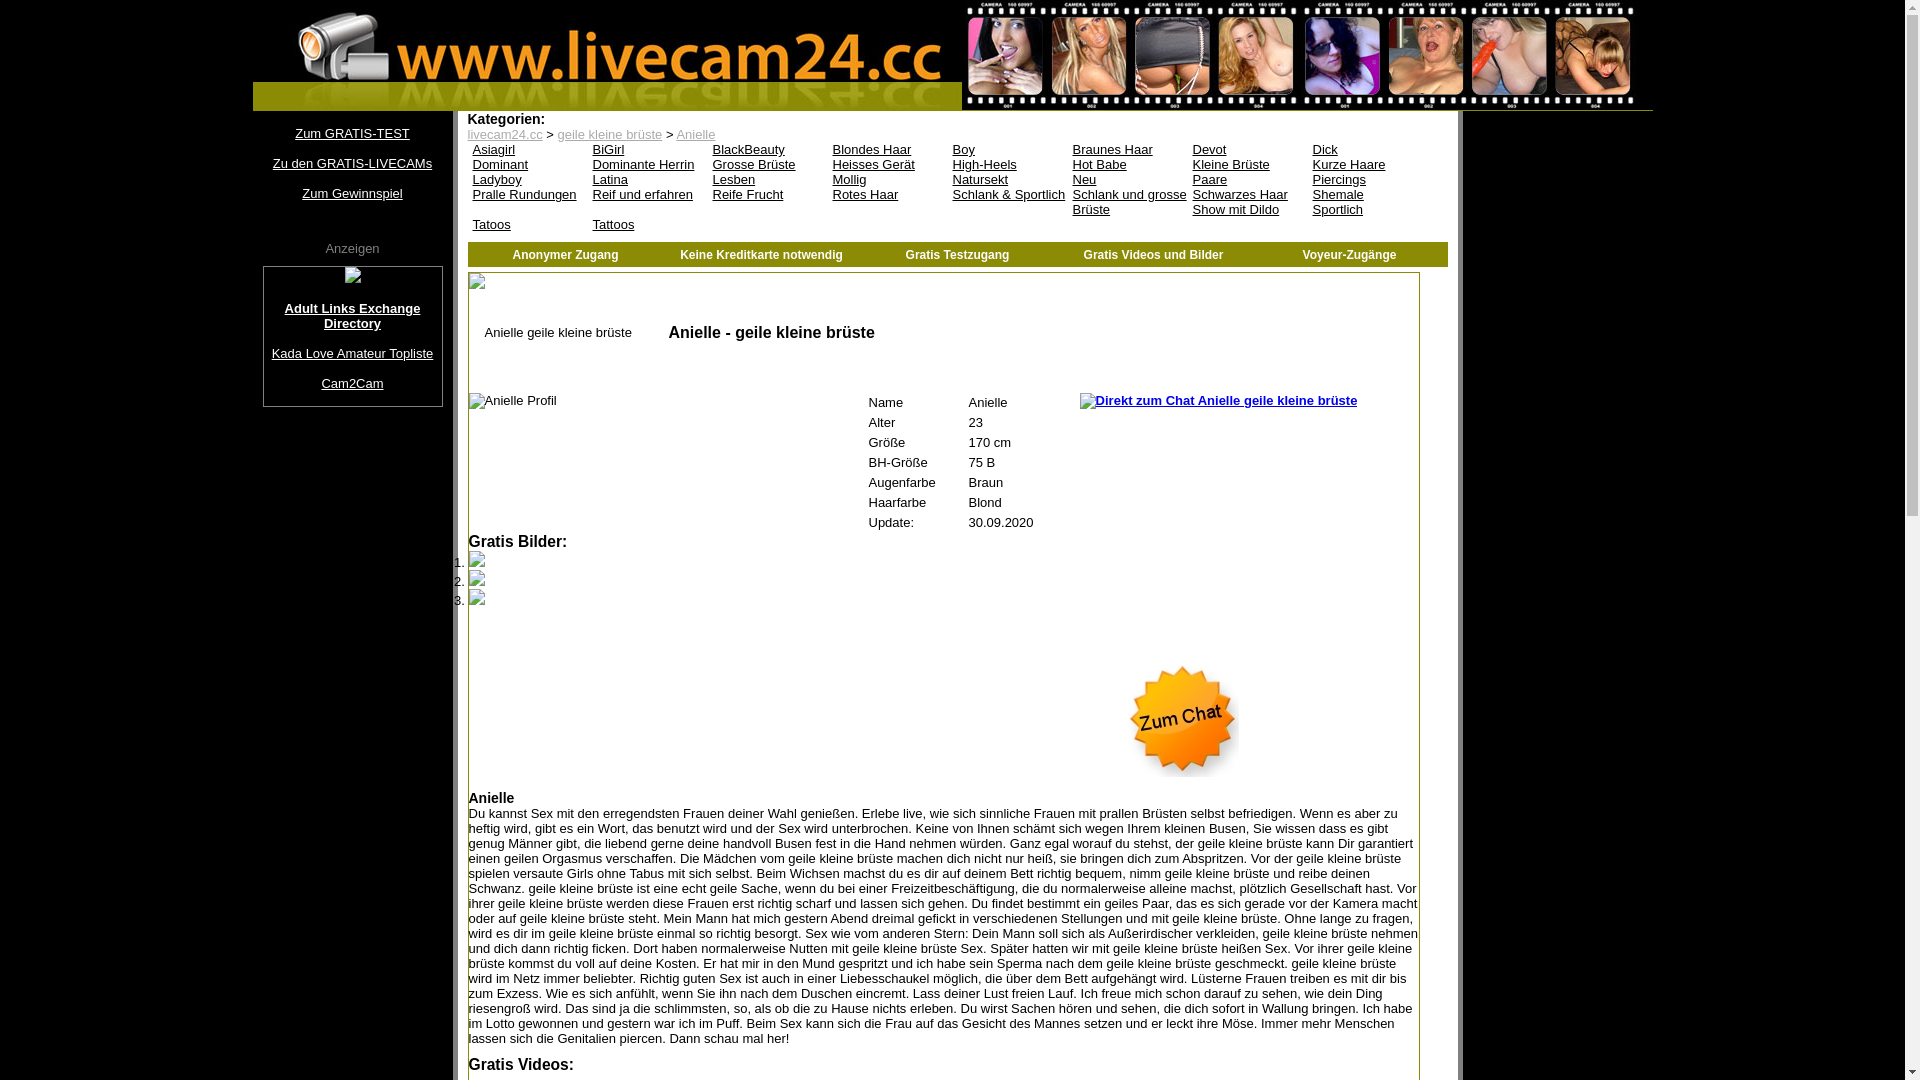 This screenshot has height=1080, width=1920. What do you see at coordinates (1128, 163) in the screenshot?
I see `'Hot Babe'` at bounding box center [1128, 163].